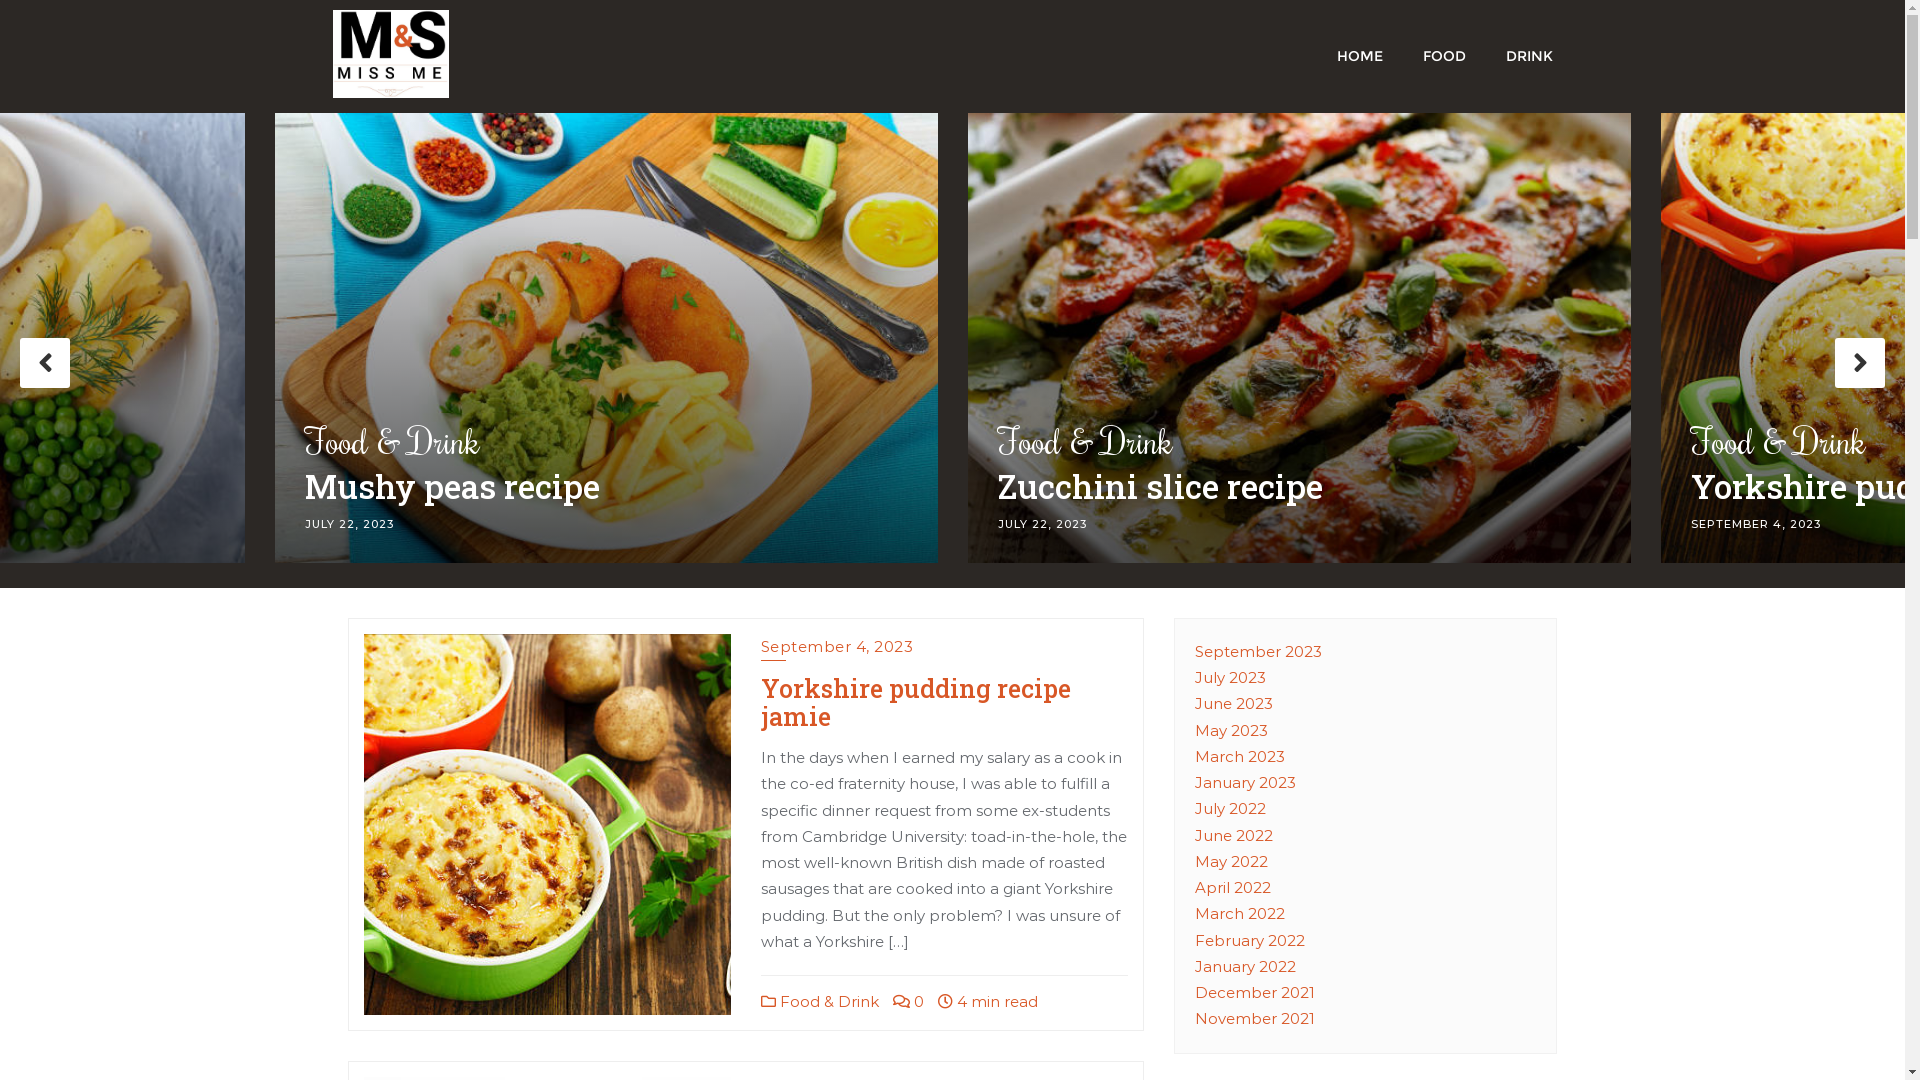 Image resolution: width=1920 pixels, height=1080 pixels. What do you see at coordinates (44, 362) in the screenshot?
I see `'Previous'` at bounding box center [44, 362].